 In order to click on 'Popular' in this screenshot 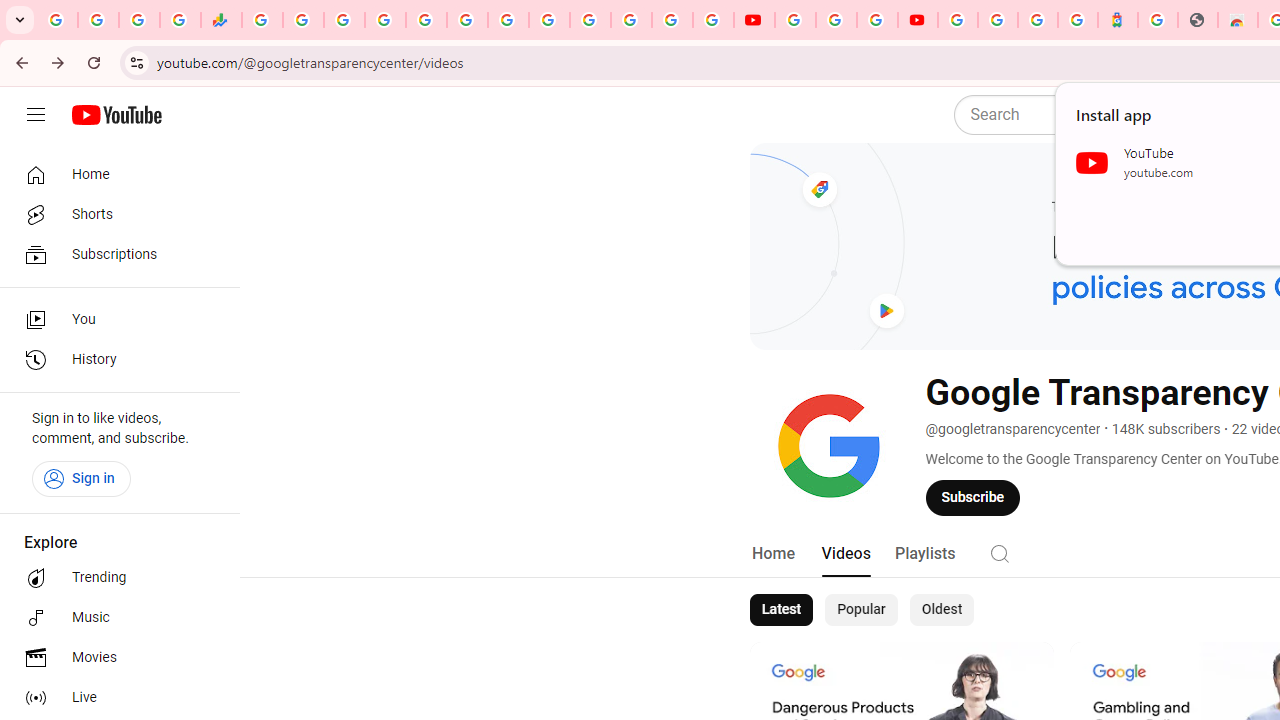, I will do `click(861, 608)`.